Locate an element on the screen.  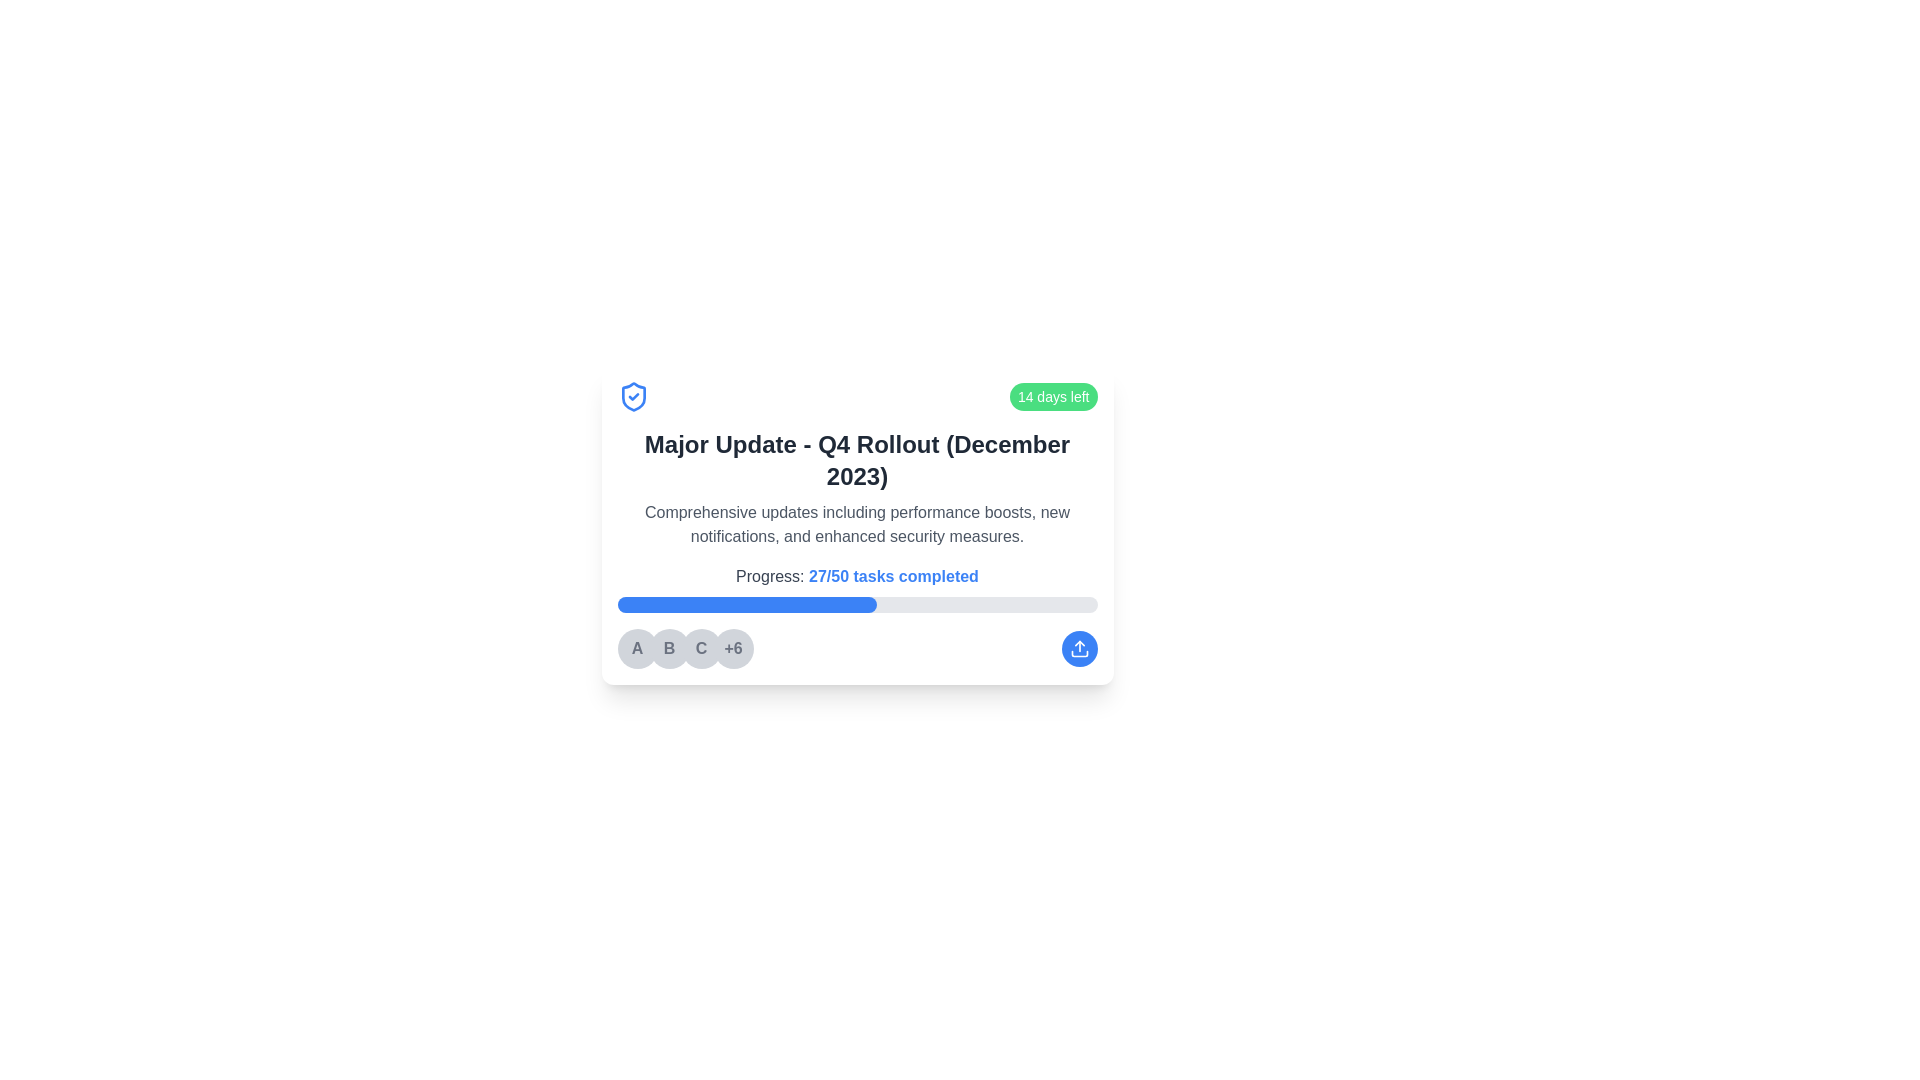
the textual header displaying 'Major Update - Q4 Rollout (December 2023)', styled in large bold grayish text, located in the top-middle section of its card layout is located at coordinates (857, 461).